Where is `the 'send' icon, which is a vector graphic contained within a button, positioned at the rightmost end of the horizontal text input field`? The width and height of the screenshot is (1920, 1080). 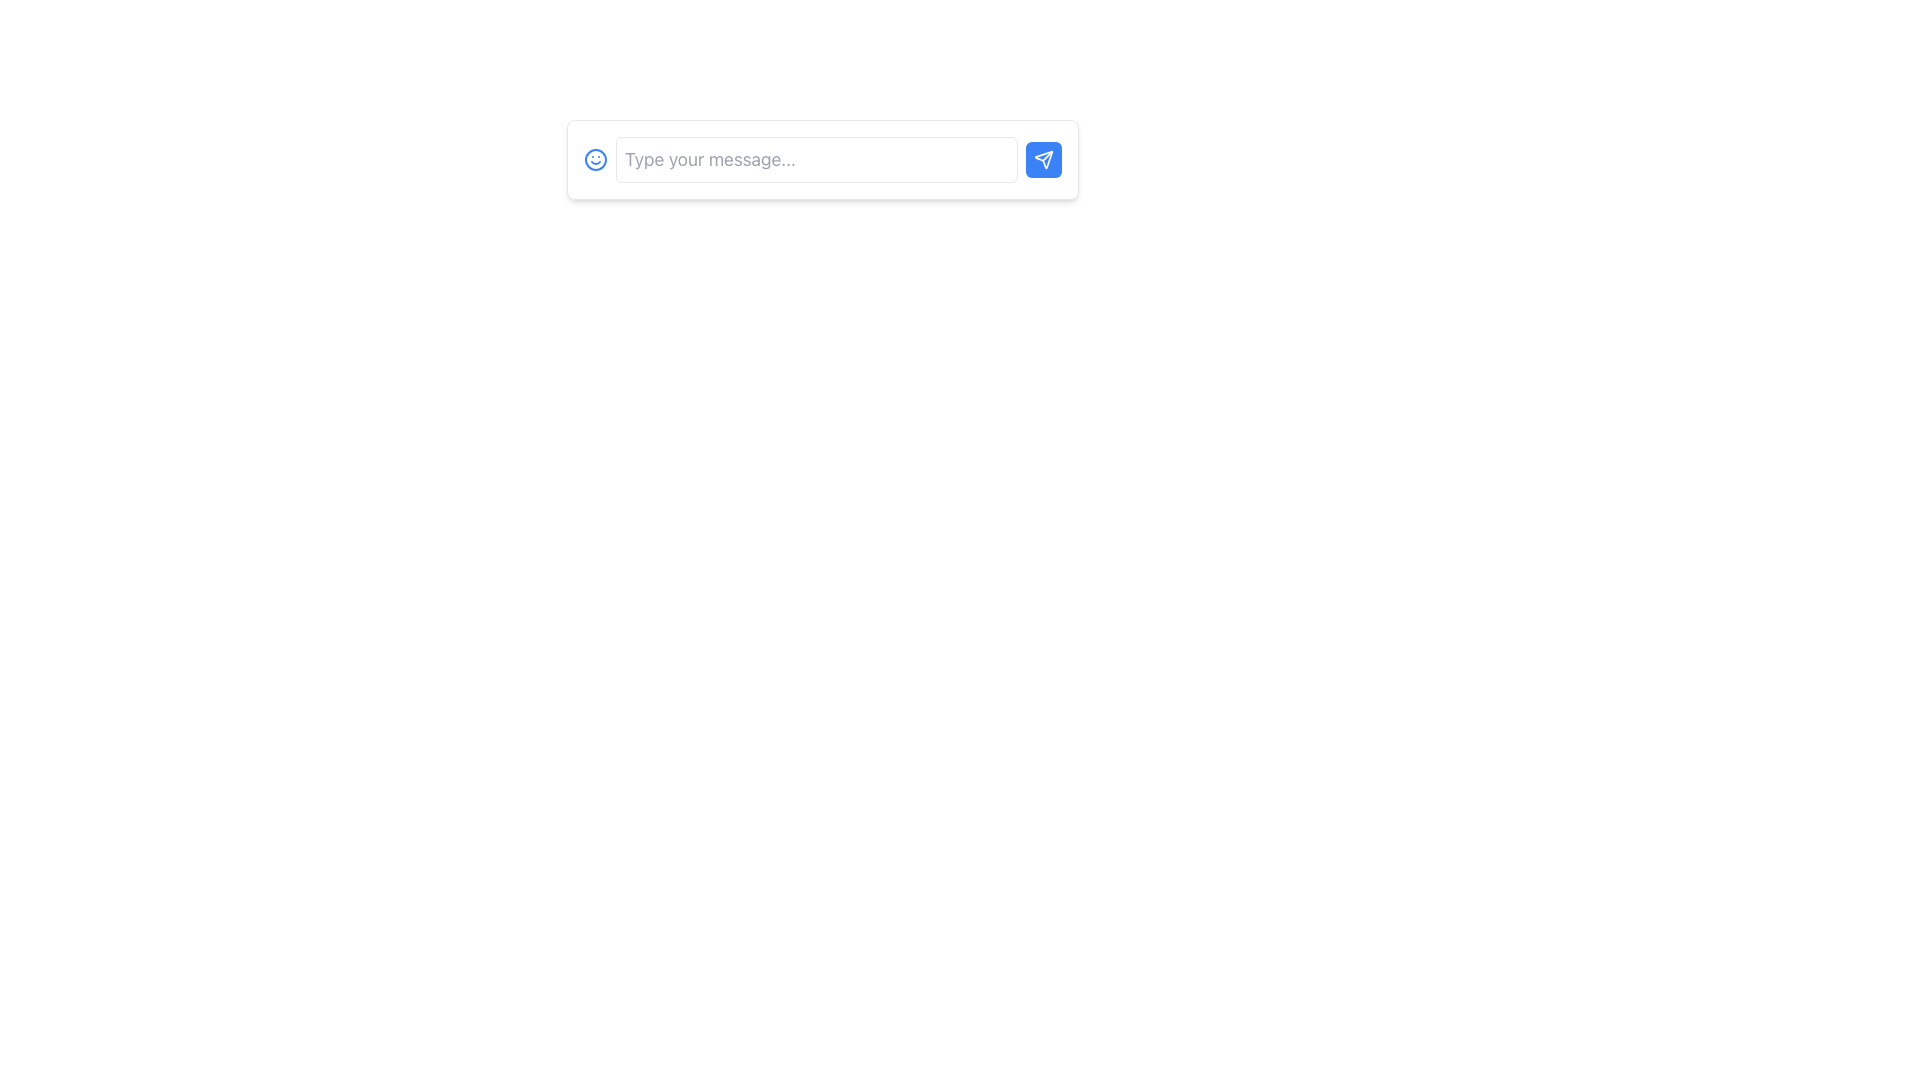
the 'send' icon, which is a vector graphic contained within a button, positioned at the rightmost end of the horizontal text input field is located at coordinates (1042, 158).